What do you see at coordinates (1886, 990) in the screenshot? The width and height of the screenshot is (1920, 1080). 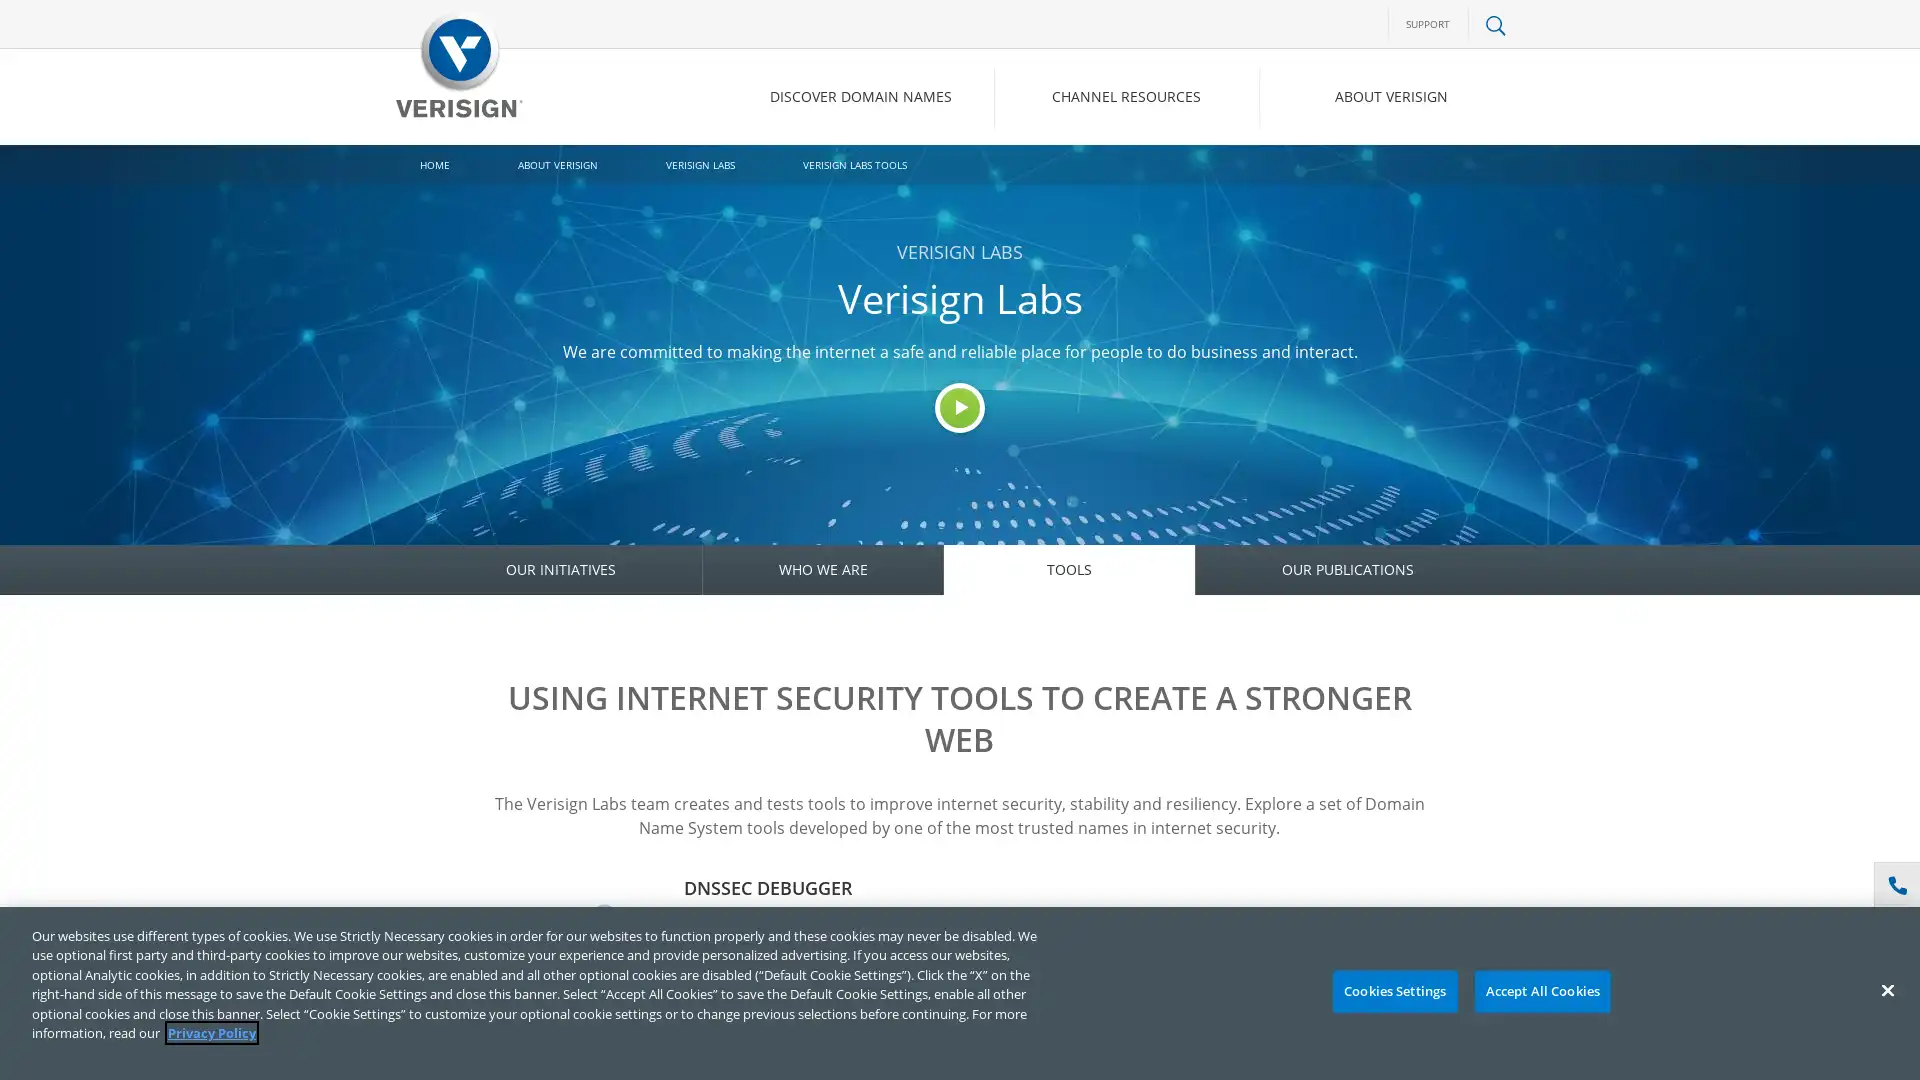 I see `Close` at bounding box center [1886, 990].